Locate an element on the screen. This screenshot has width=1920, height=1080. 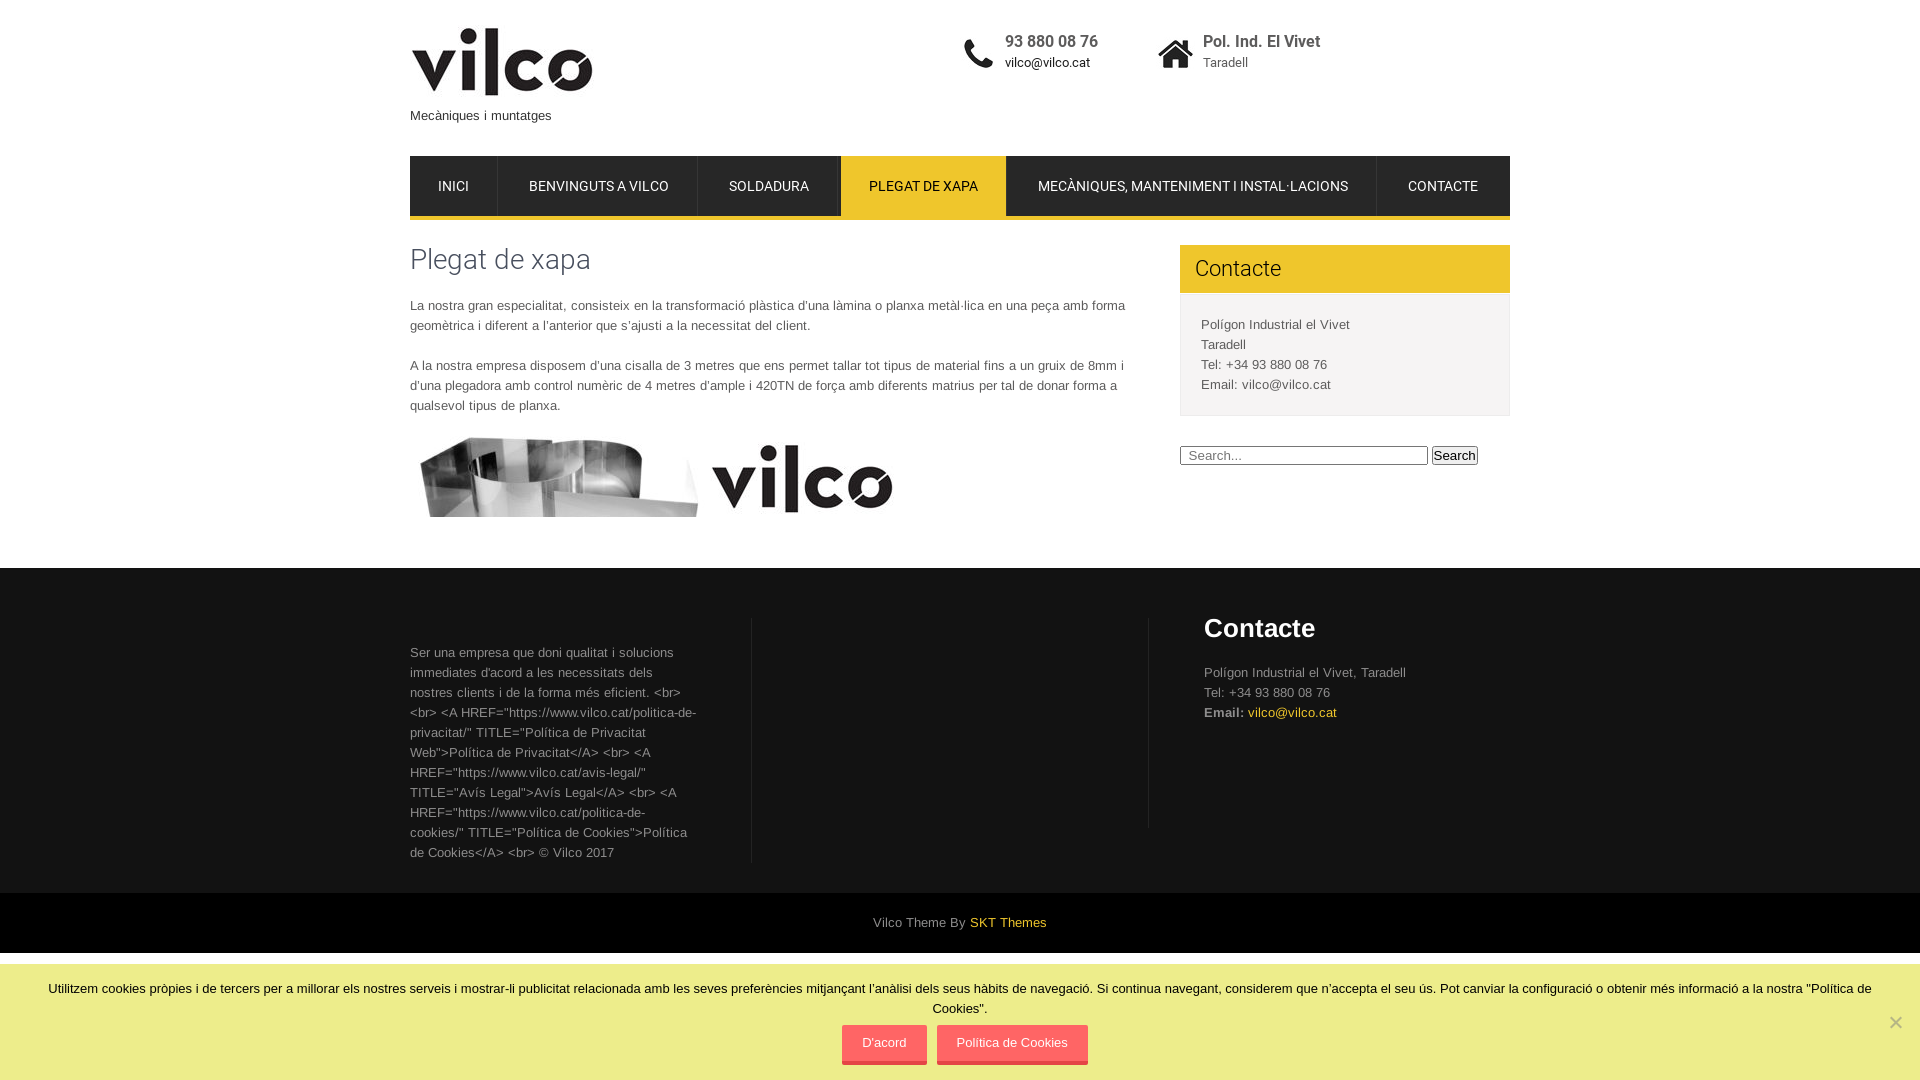
'PLEGAT DE XAPA' is located at coordinates (923, 185).